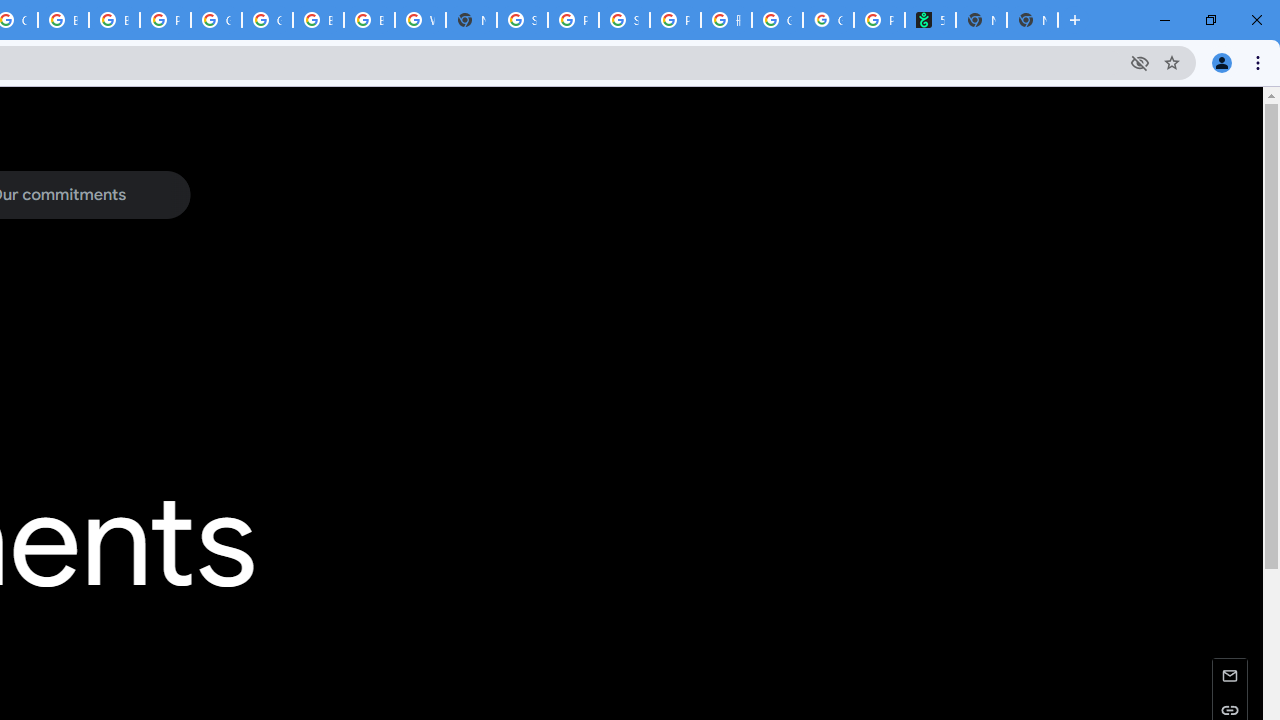 This screenshot has height=720, width=1280. I want to click on 'Sign in - Google Accounts', so click(522, 20).